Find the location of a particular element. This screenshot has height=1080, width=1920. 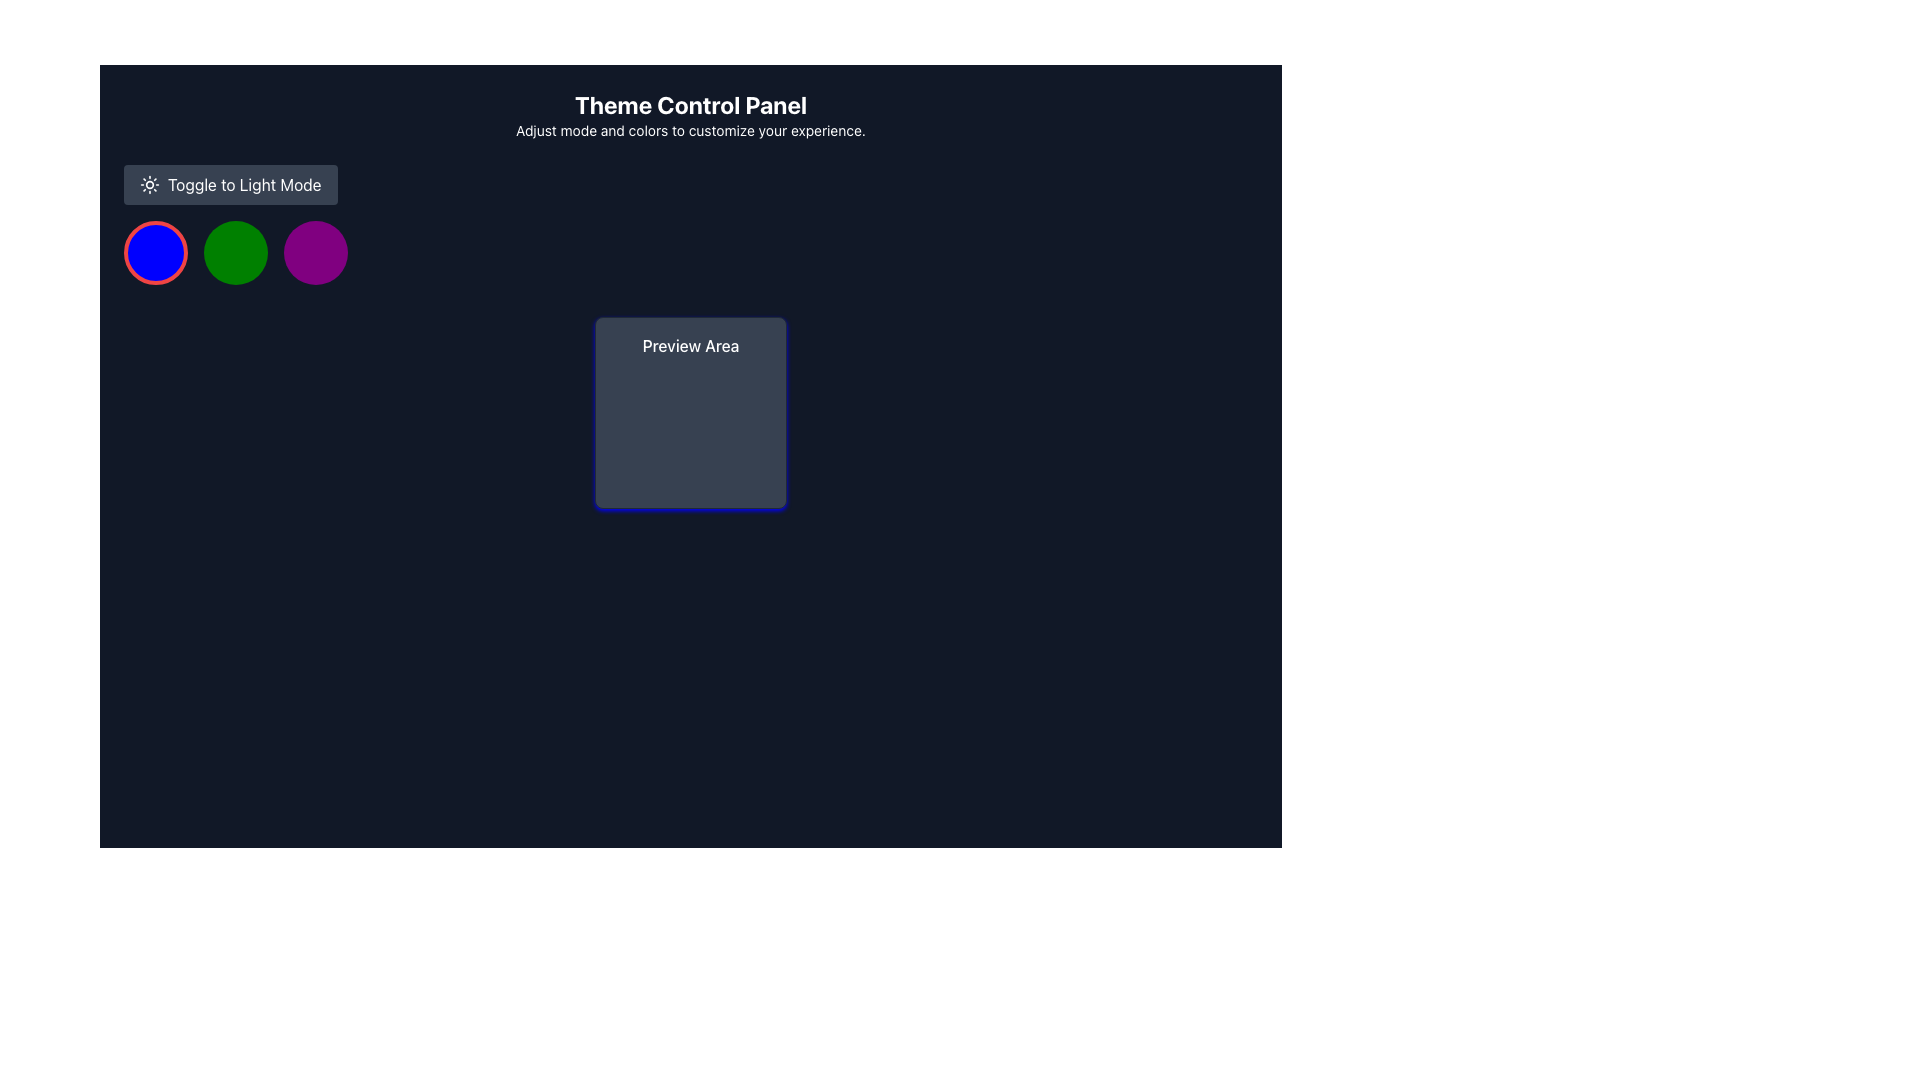

the blue circular button with a red border, which is the first in a row of three buttons is located at coordinates (155, 252).